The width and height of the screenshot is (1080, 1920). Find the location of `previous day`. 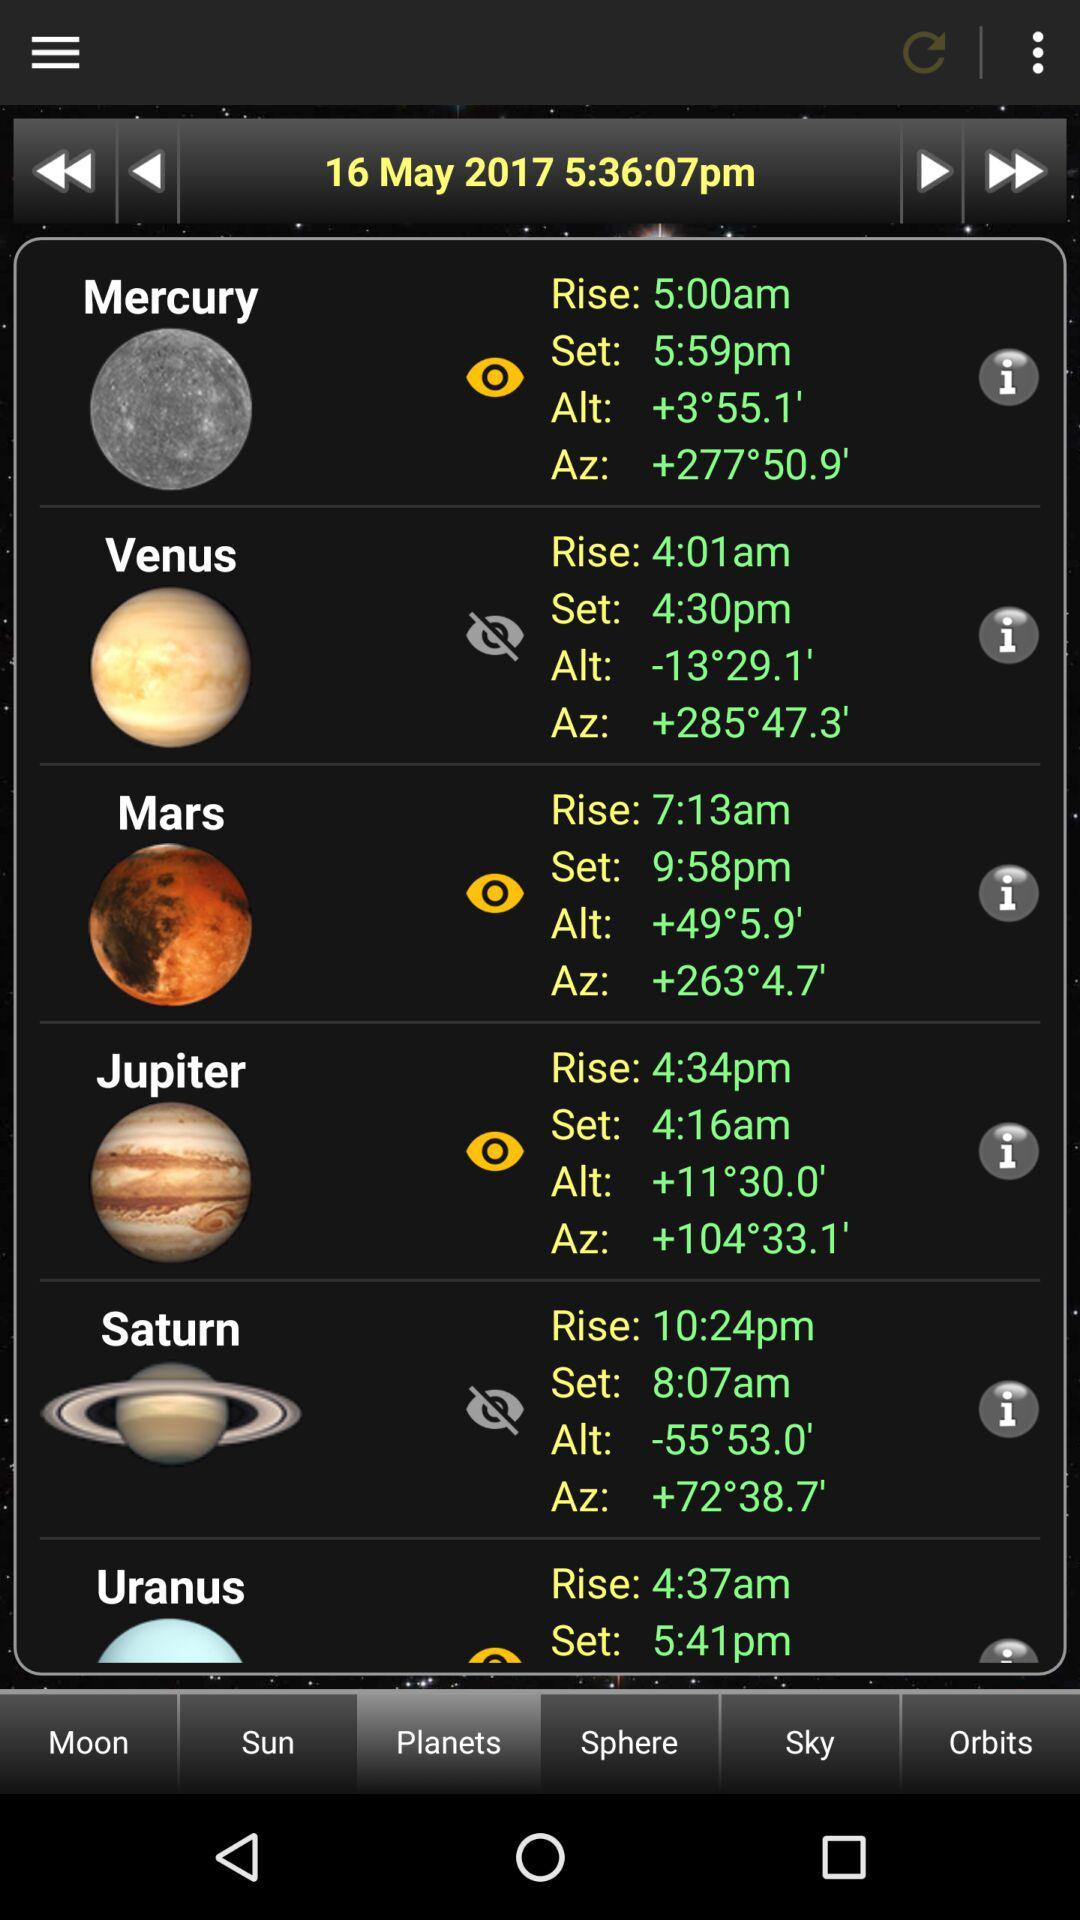

previous day is located at coordinates (146, 171).